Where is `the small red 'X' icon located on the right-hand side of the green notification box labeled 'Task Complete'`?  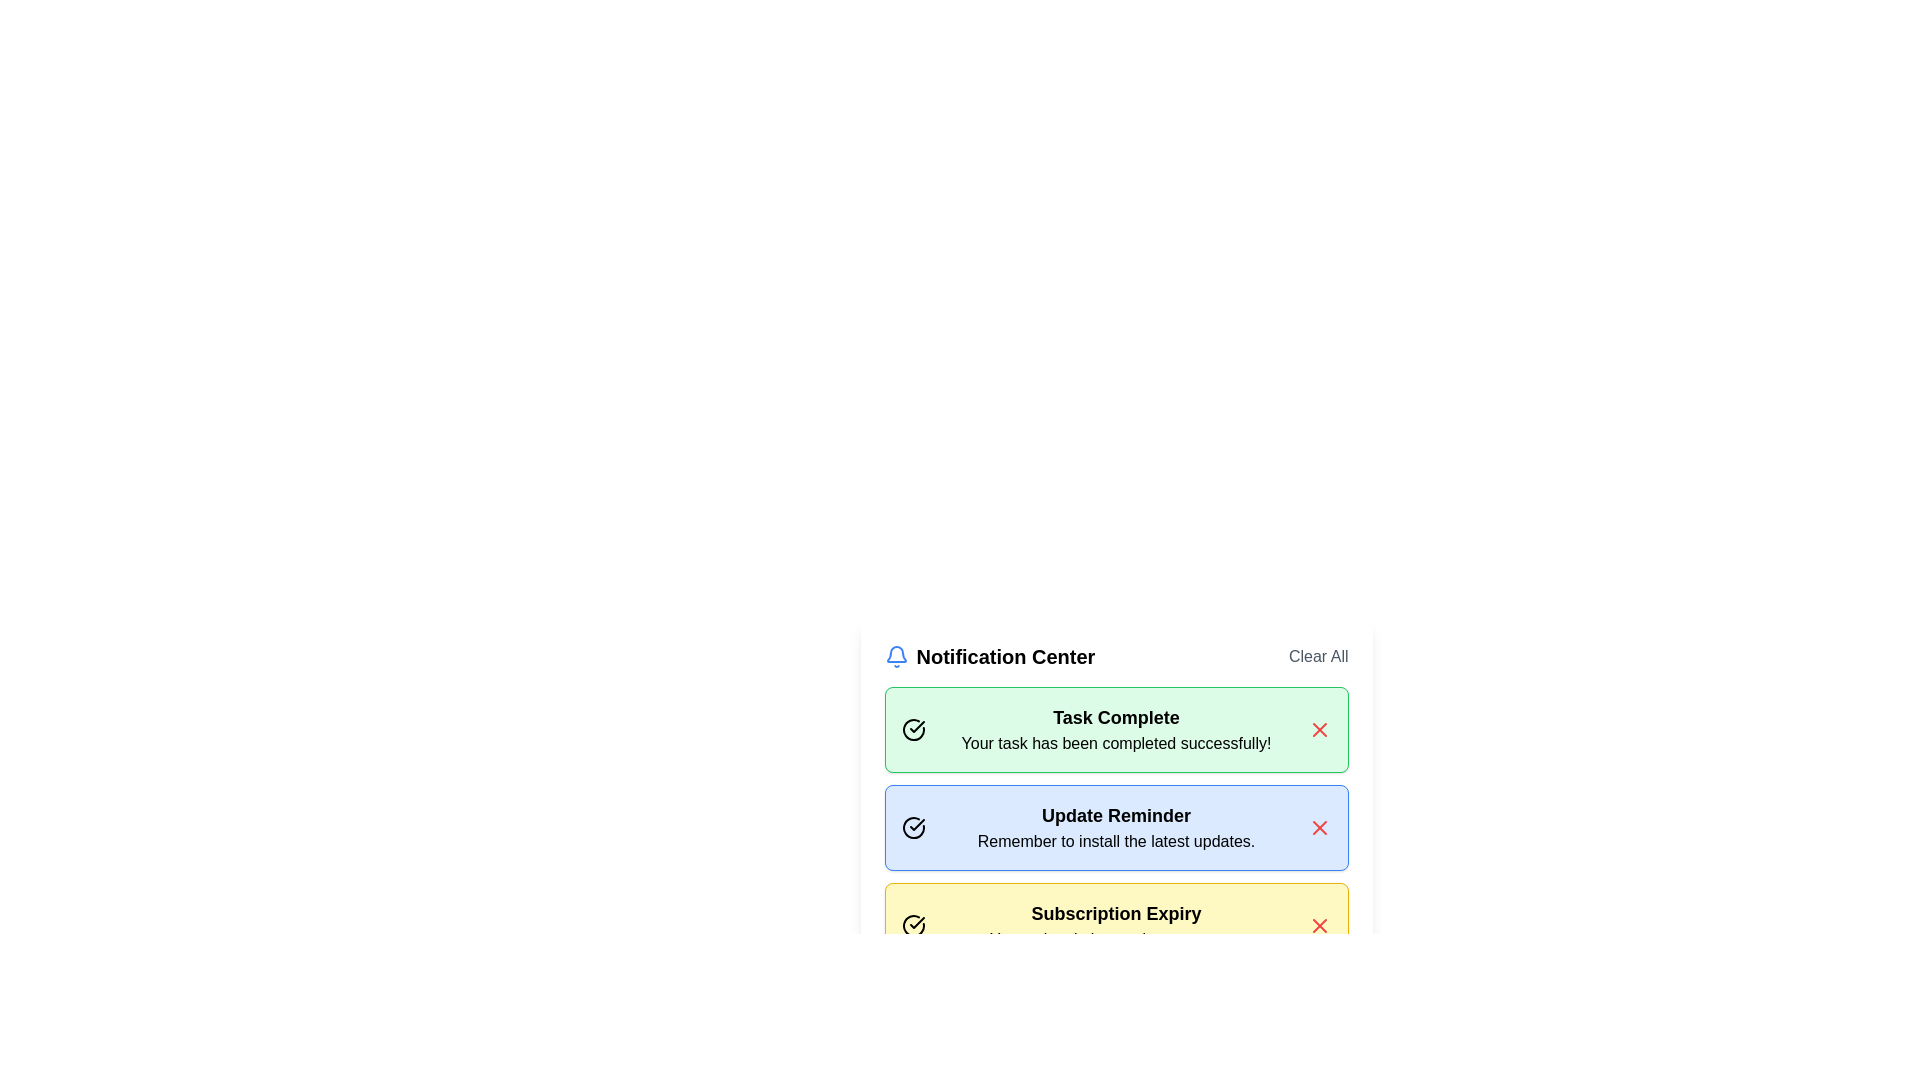 the small red 'X' icon located on the right-hand side of the green notification box labeled 'Task Complete' is located at coordinates (1319, 729).